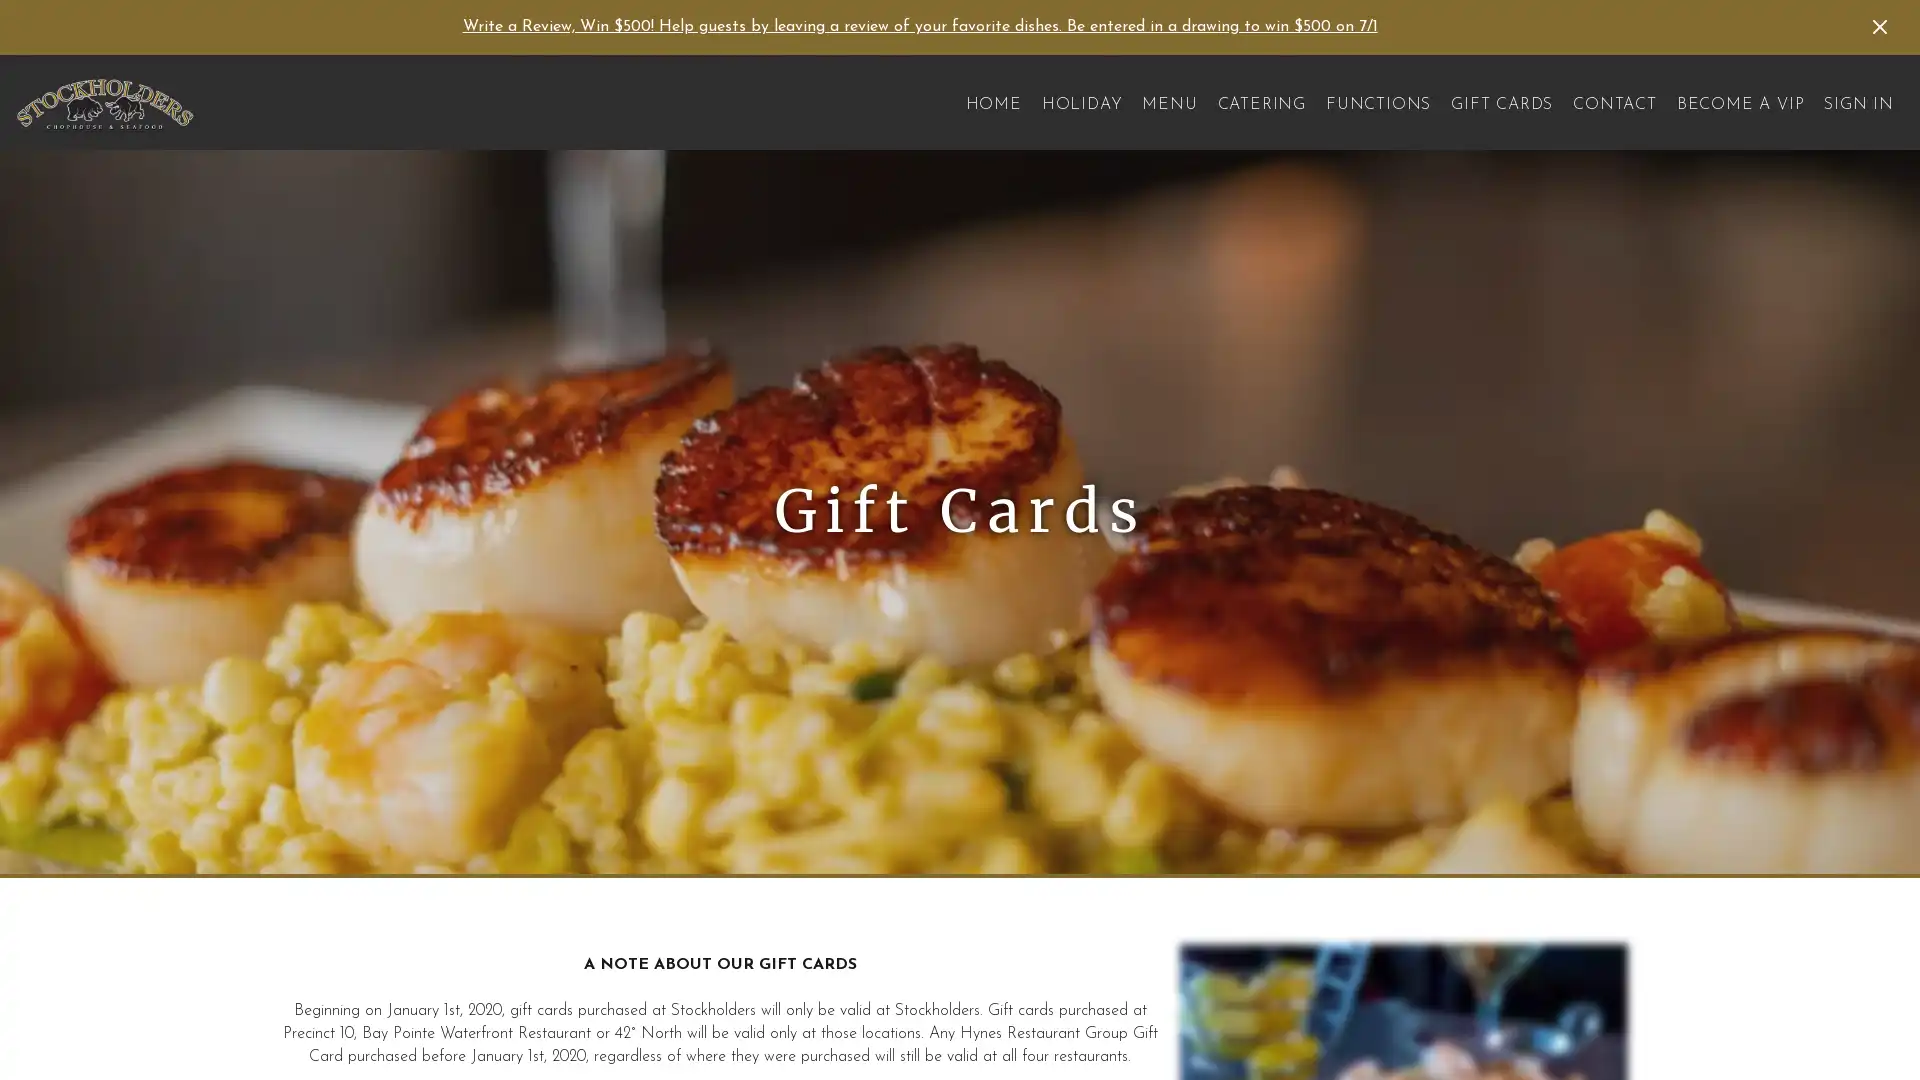 This screenshot has height=1080, width=1920. What do you see at coordinates (1857, 104) in the screenshot?
I see `SIGN IN` at bounding box center [1857, 104].